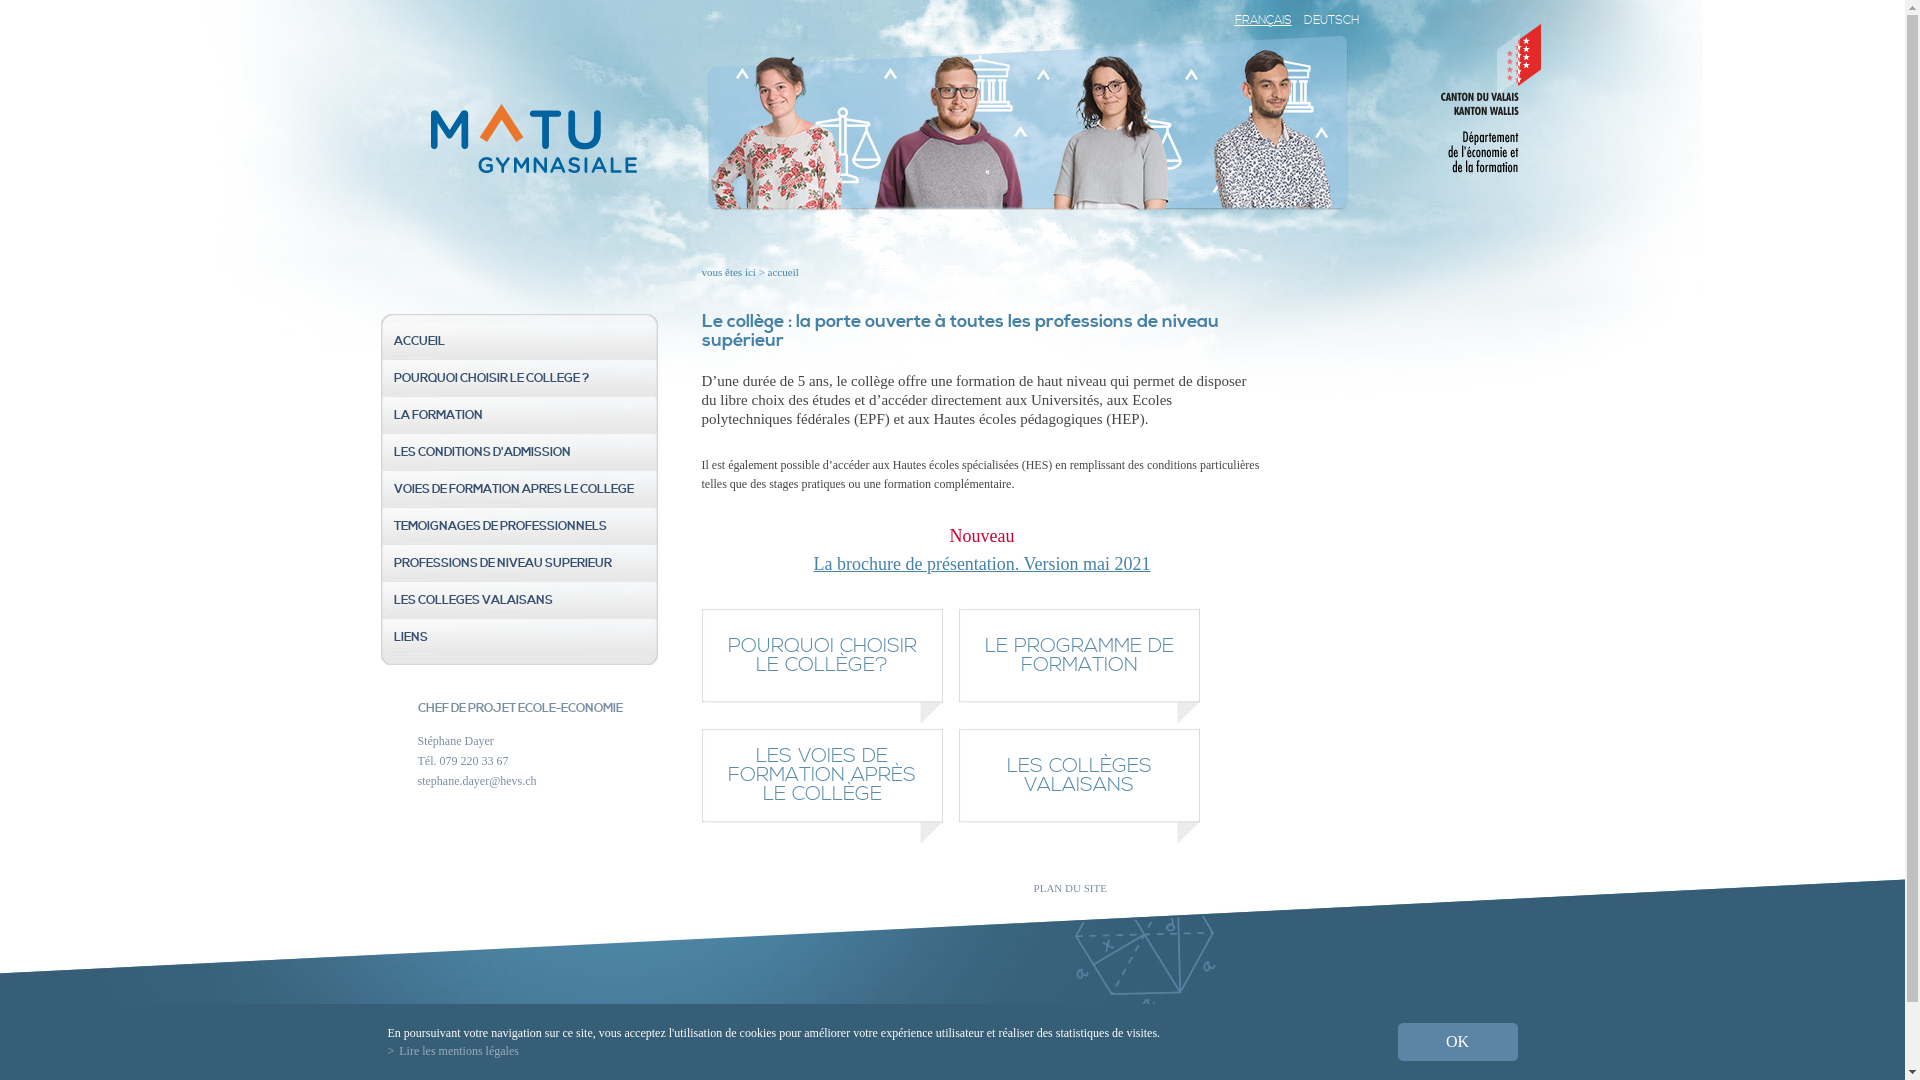  What do you see at coordinates (476, 779) in the screenshot?
I see `'stephane.dayer@hevs.ch'` at bounding box center [476, 779].